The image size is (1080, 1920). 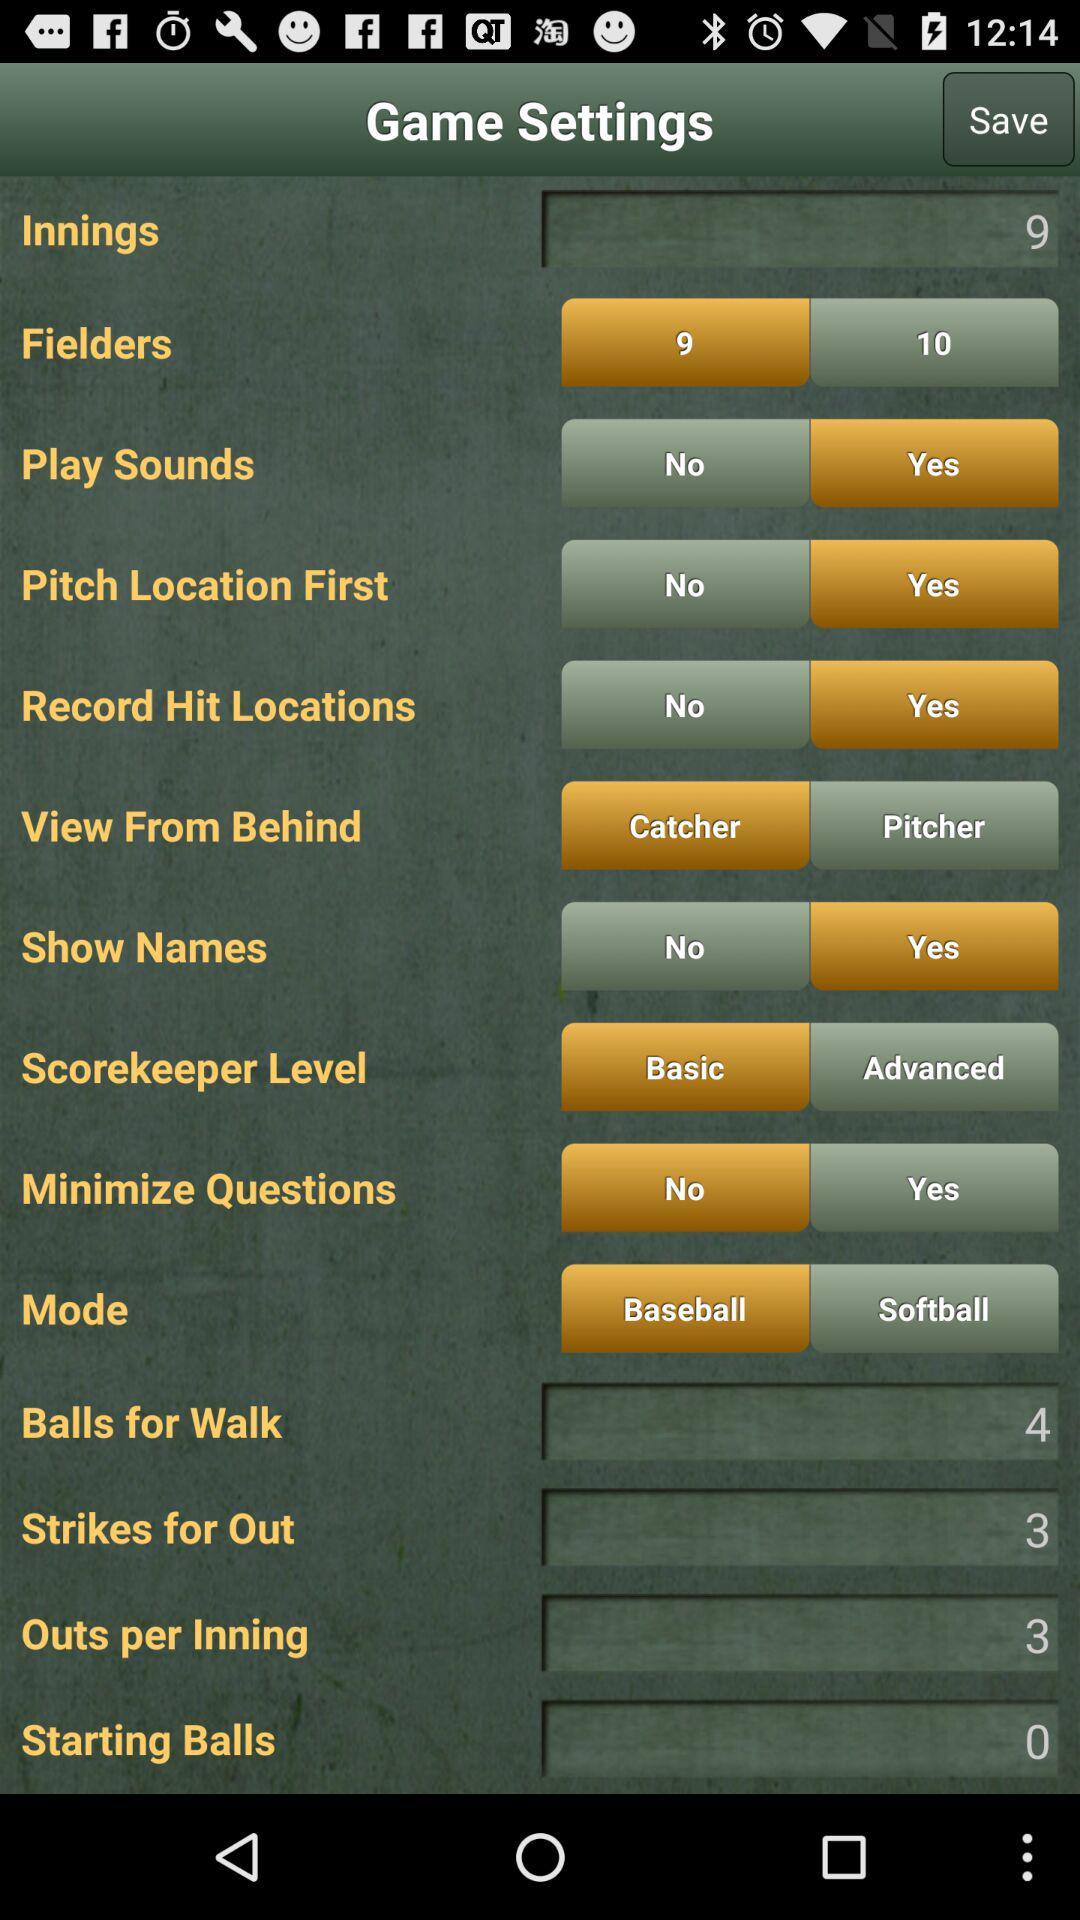 What do you see at coordinates (684, 704) in the screenshot?
I see `the no button which is next to the the record hit locations text` at bounding box center [684, 704].